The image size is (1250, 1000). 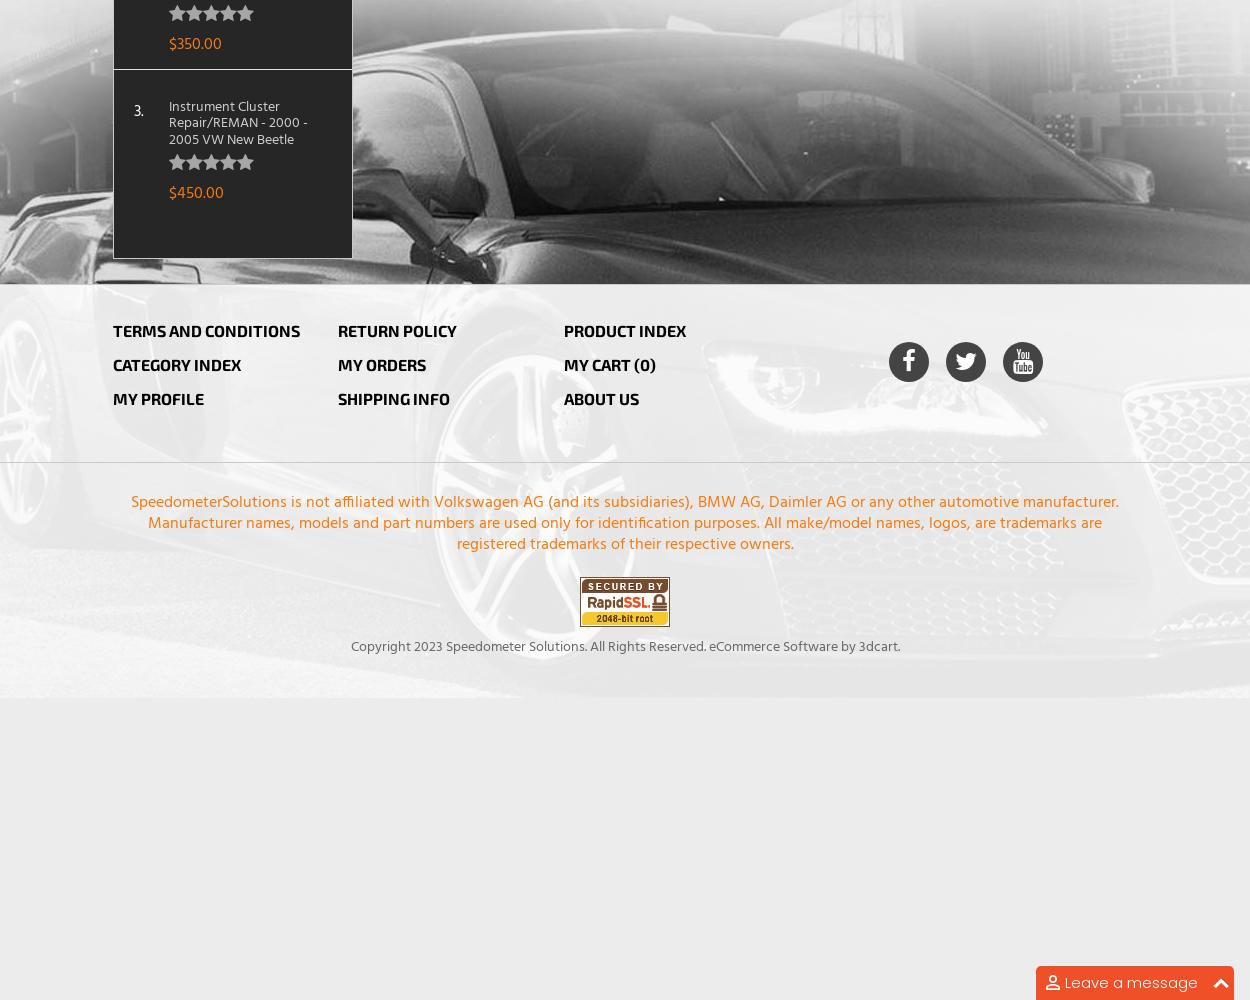 I want to click on 'Terms and Conditions', so click(x=205, y=329).